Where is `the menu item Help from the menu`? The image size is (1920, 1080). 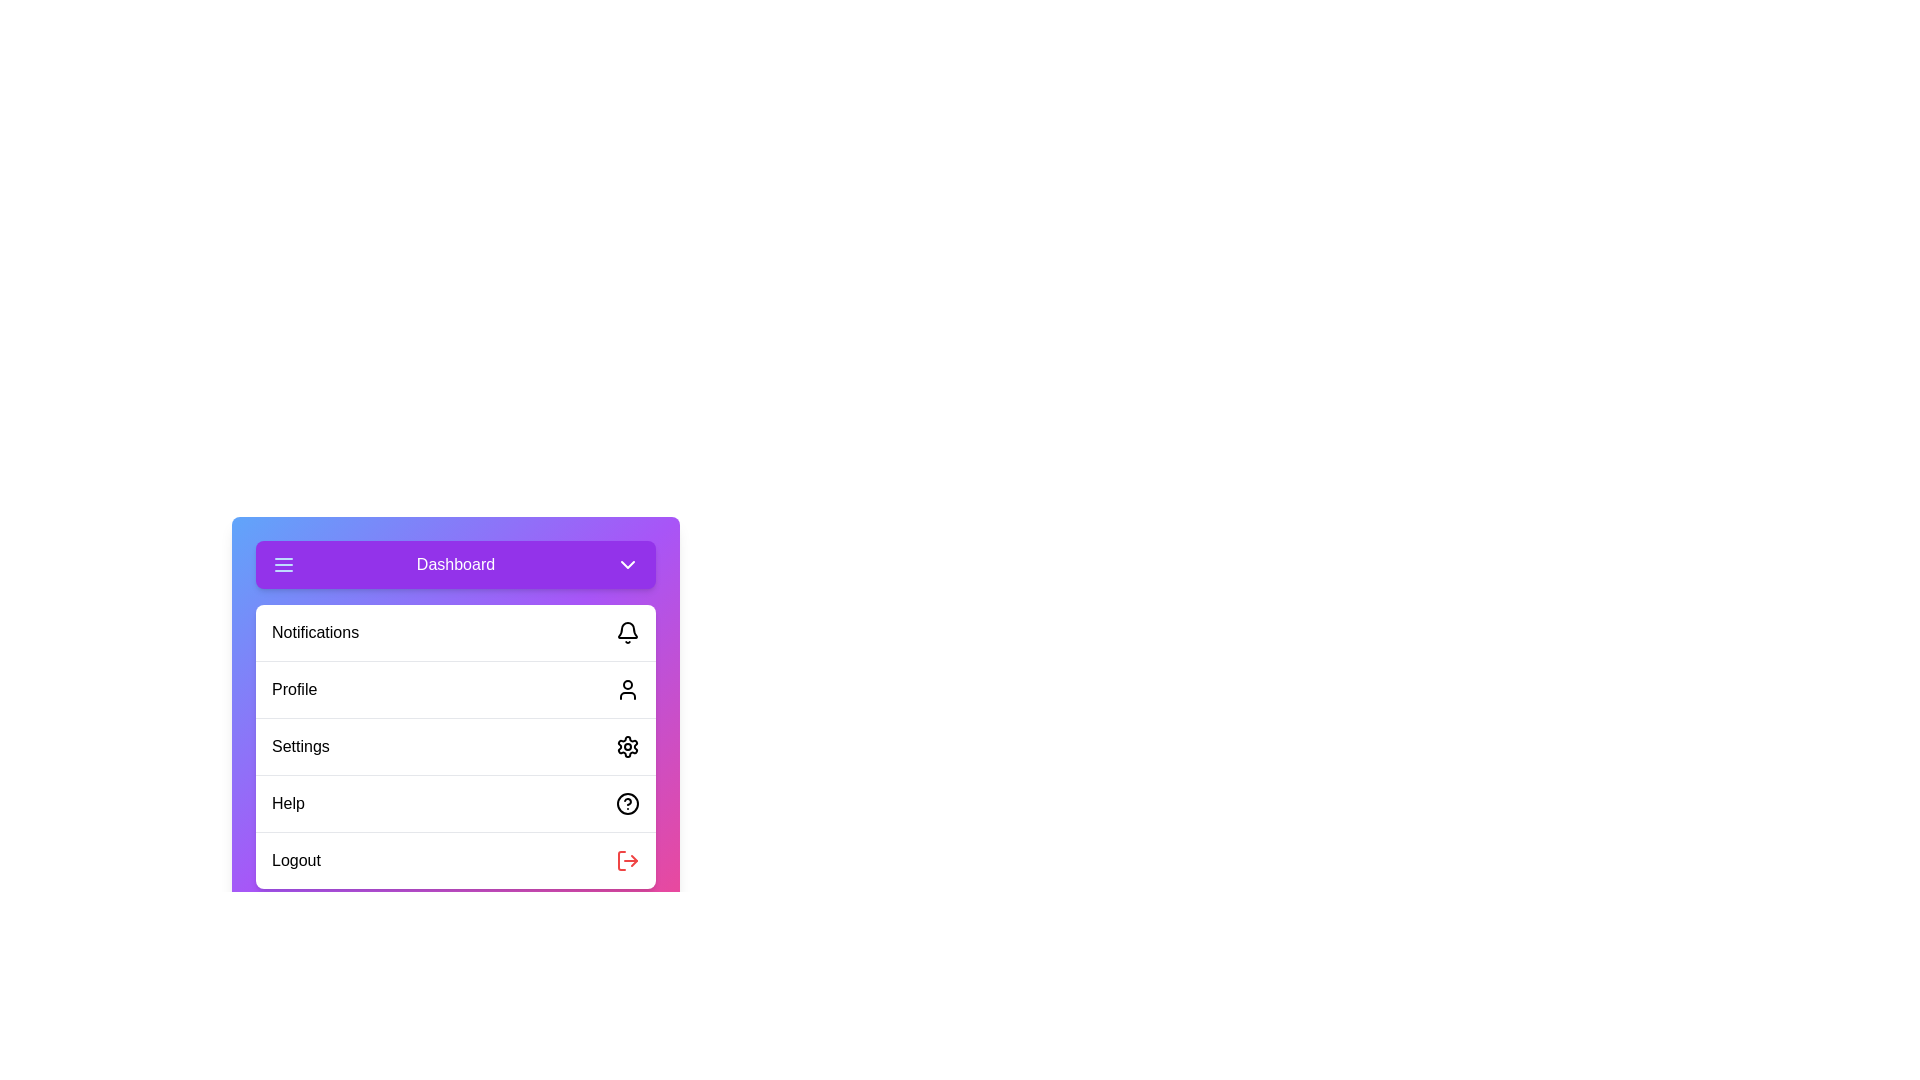
the menu item Help from the menu is located at coordinates (455, 802).